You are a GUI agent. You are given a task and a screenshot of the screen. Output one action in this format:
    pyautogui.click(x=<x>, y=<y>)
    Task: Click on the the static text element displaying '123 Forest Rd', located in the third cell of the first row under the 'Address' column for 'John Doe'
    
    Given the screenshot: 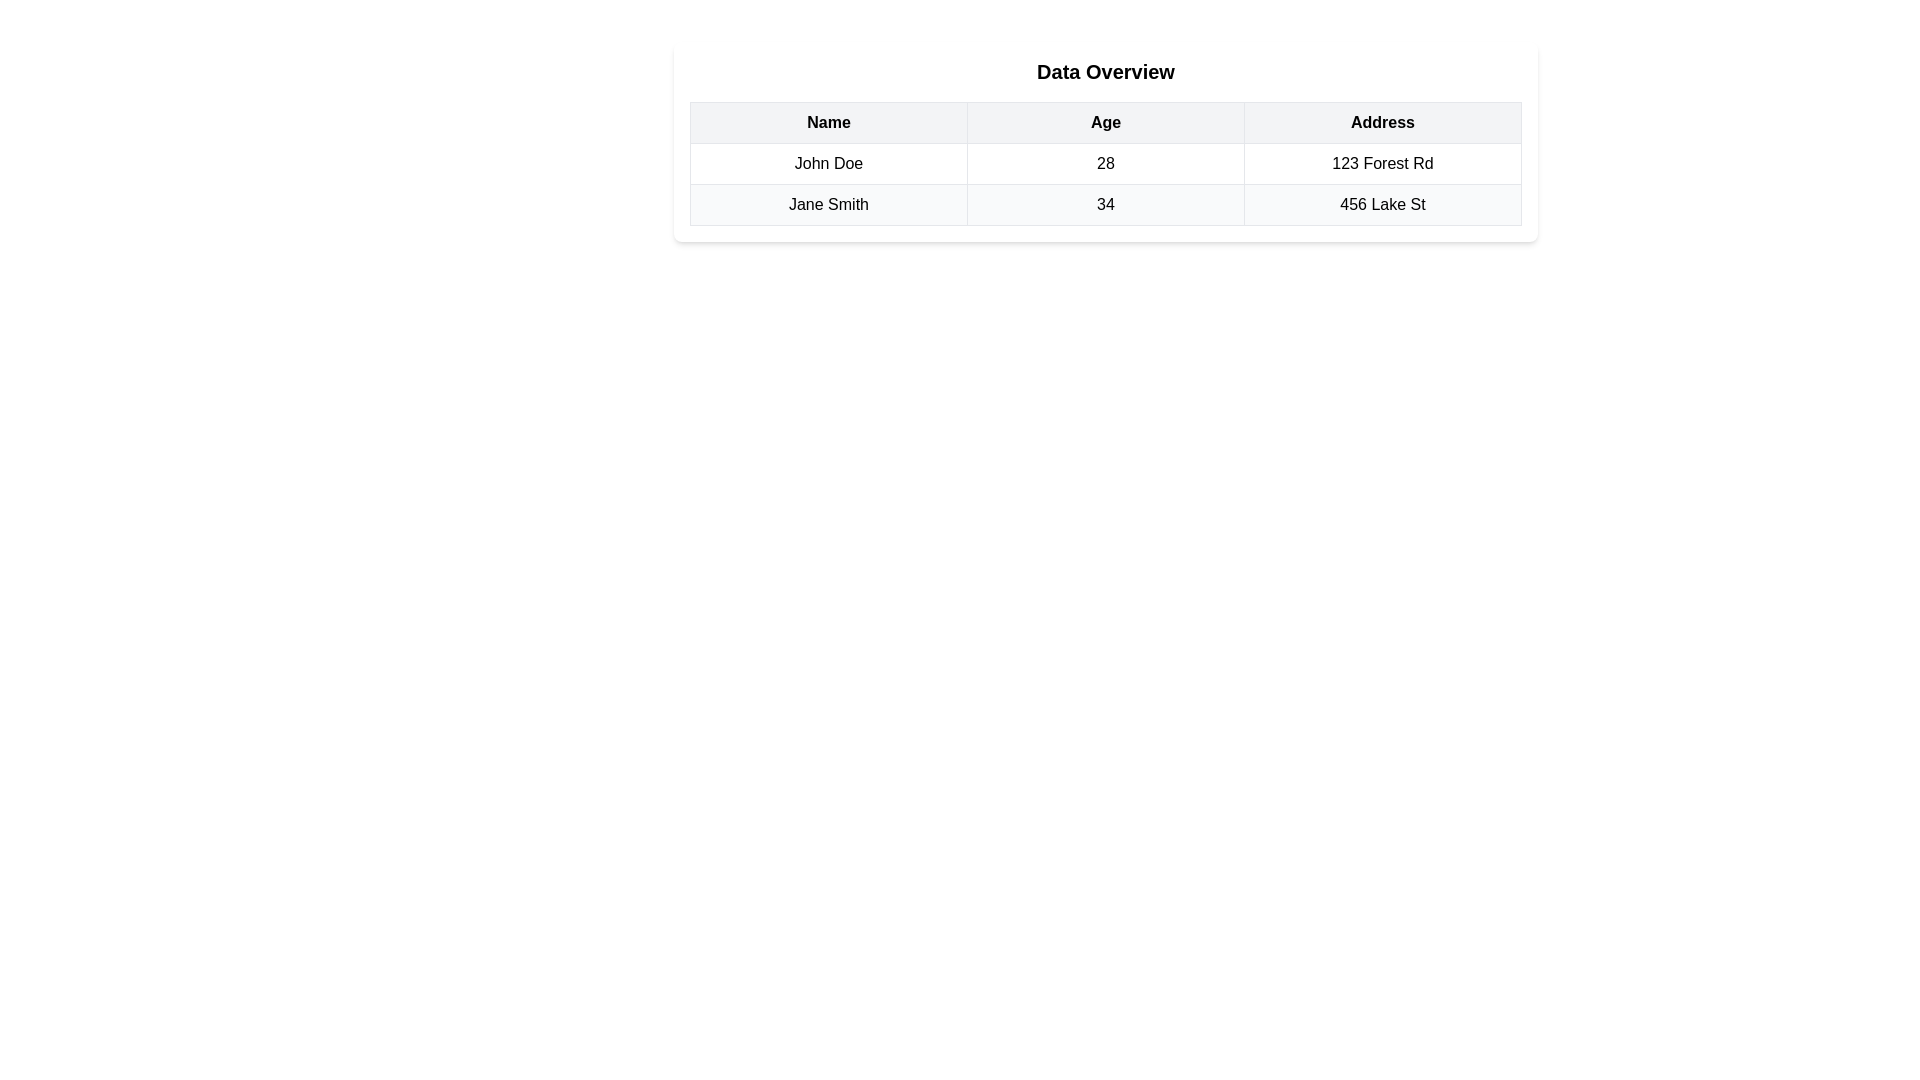 What is the action you would take?
    pyautogui.click(x=1381, y=163)
    